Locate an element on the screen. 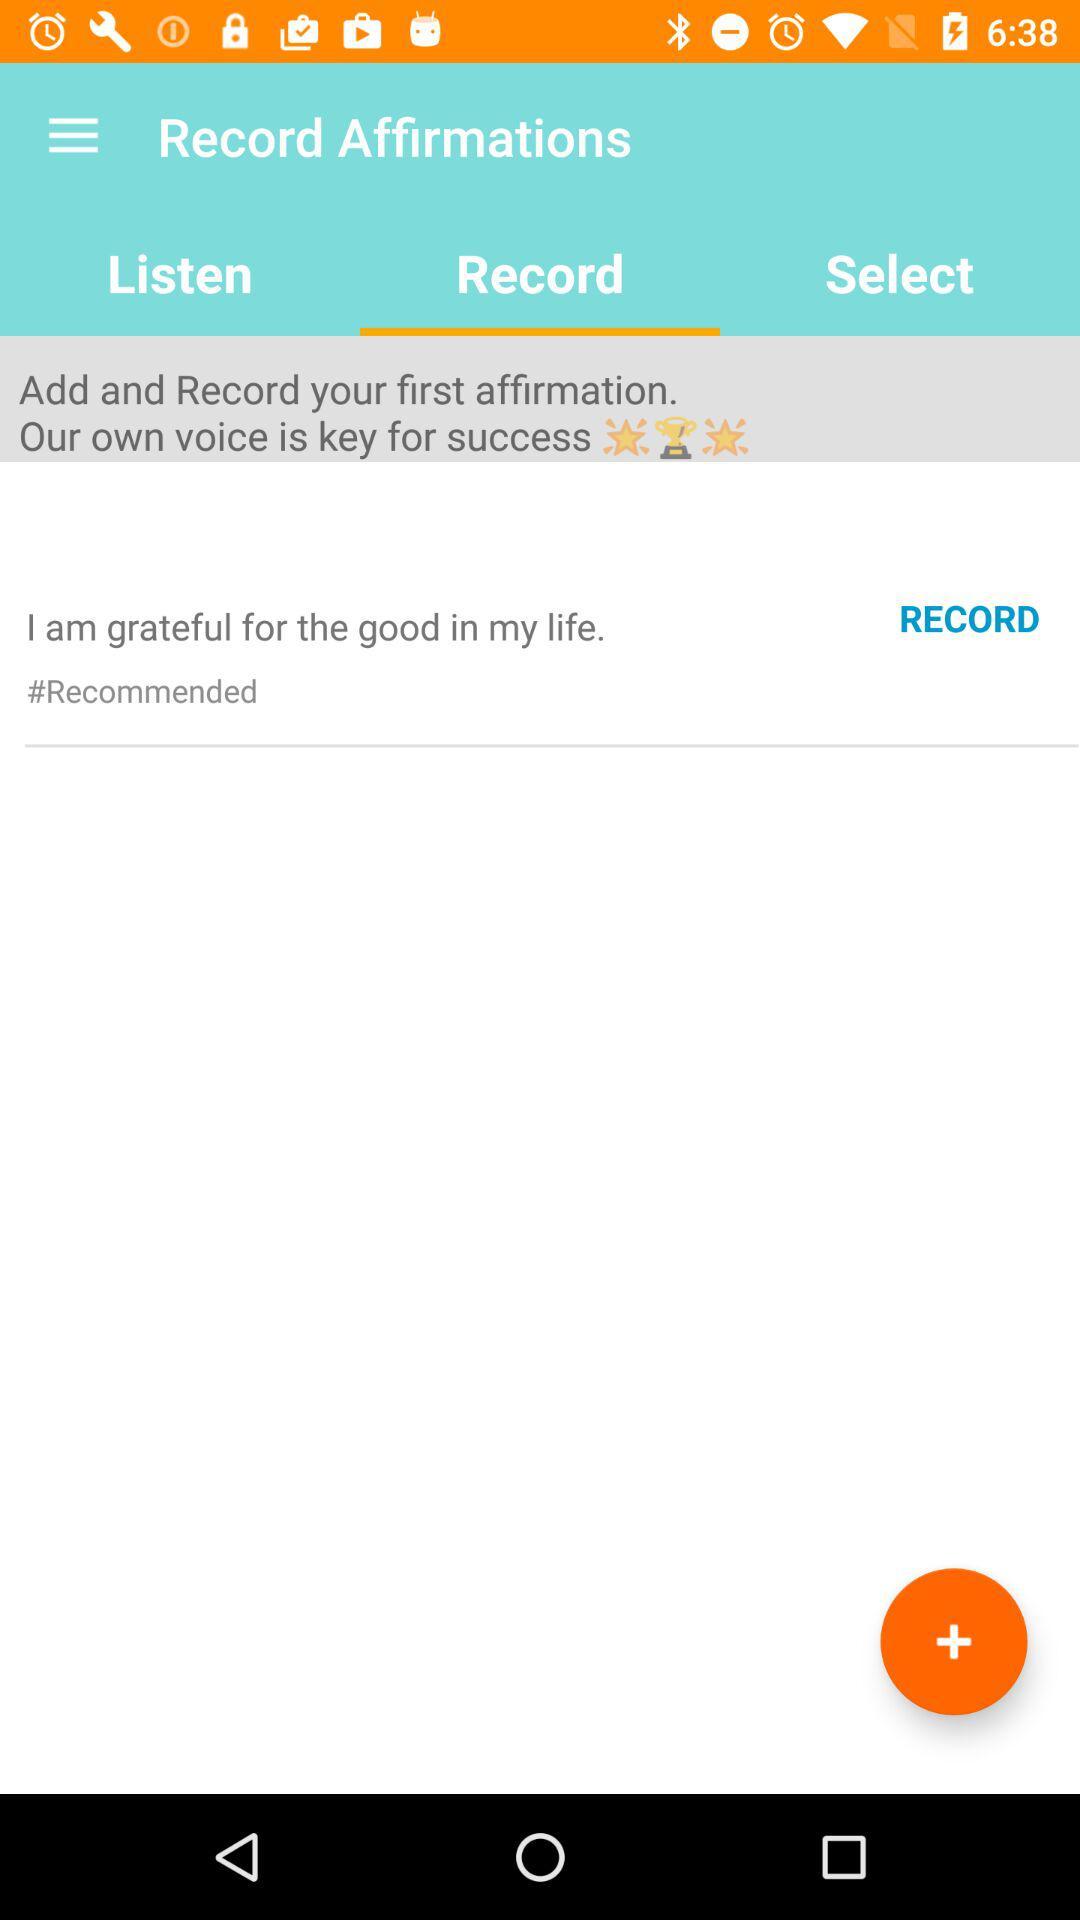 The width and height of the screenshot is (1080, 1920). the item above the listen item is located at coordinates (72, 135).